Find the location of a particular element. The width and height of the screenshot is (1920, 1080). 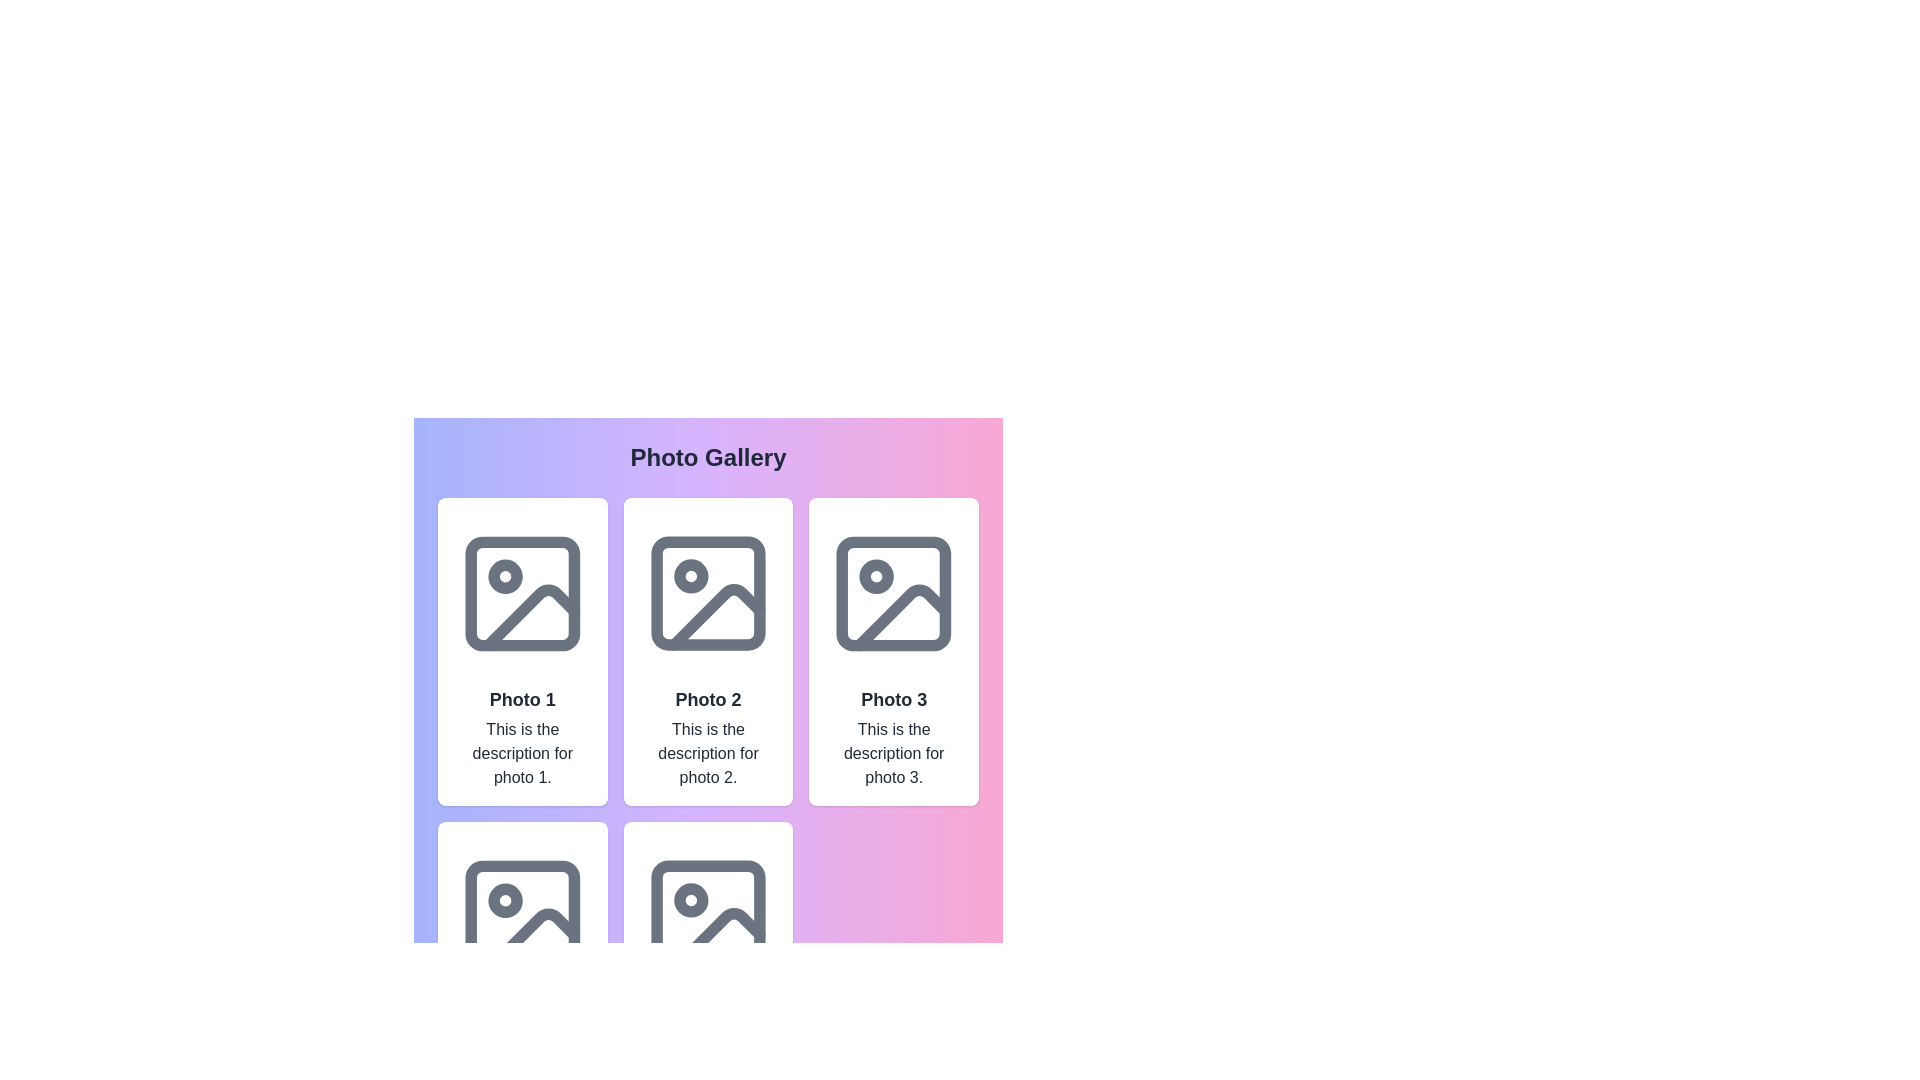

descriptive text label for 'Photo 1' located beneath the title text and above the main image icon is located at coordinates (522, 753).